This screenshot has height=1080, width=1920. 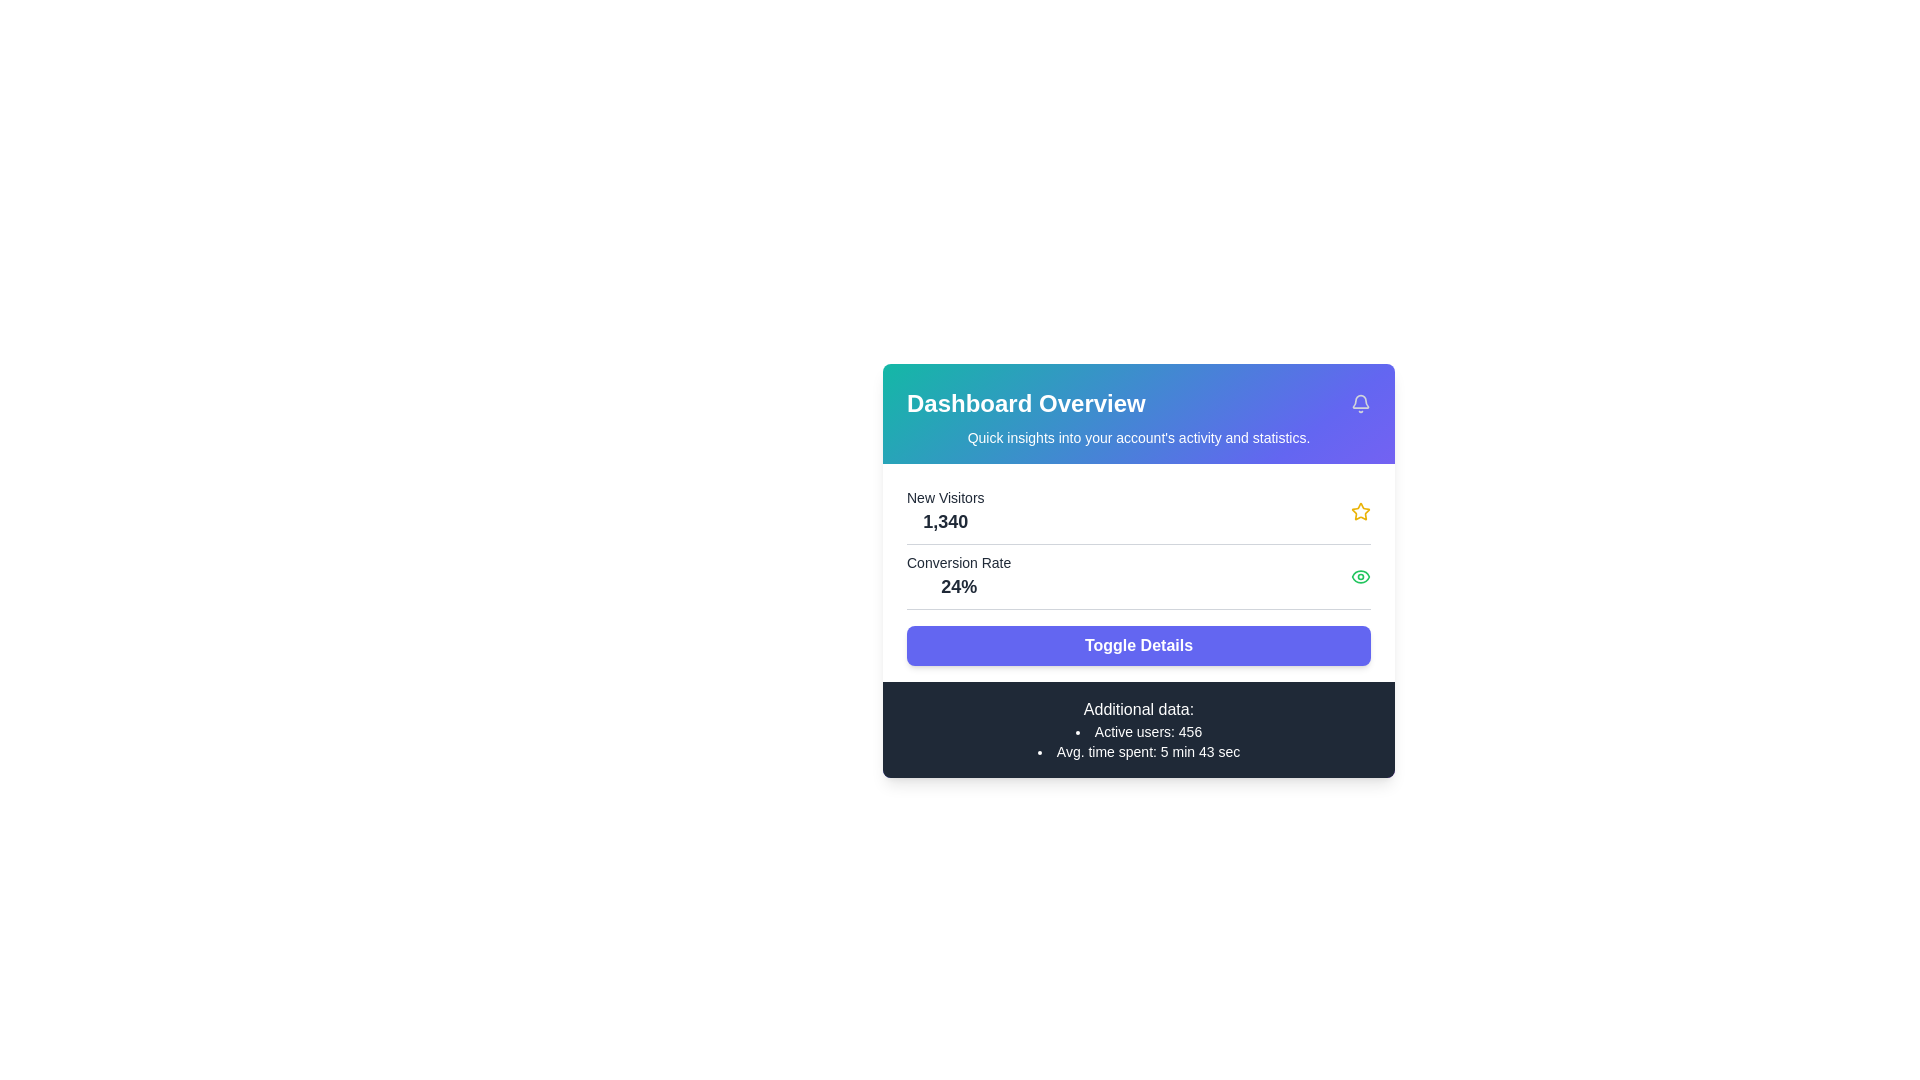 What do you see at coordinates (944, 496) in the screenshot?
I see `the Text Label that describes the data represented by the text '1,340' in the Dashboard Overview section` at bounding box center [944, 496].